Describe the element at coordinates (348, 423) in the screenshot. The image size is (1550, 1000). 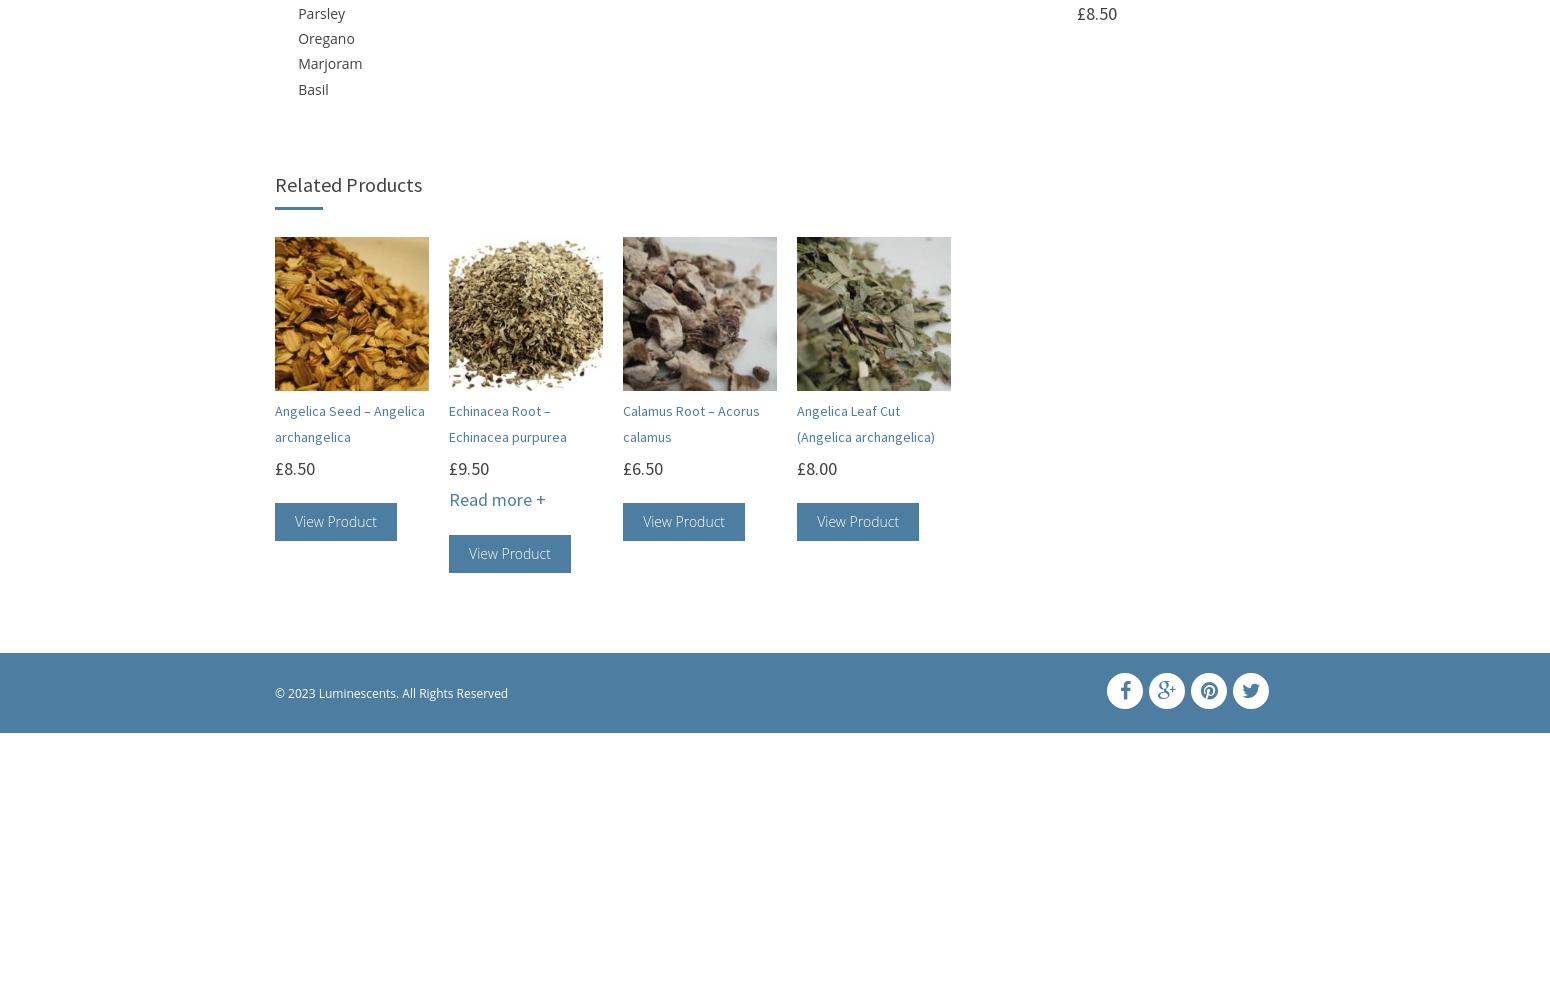
I see `'Angelica Seed – Angelica archangelica'` at that location.